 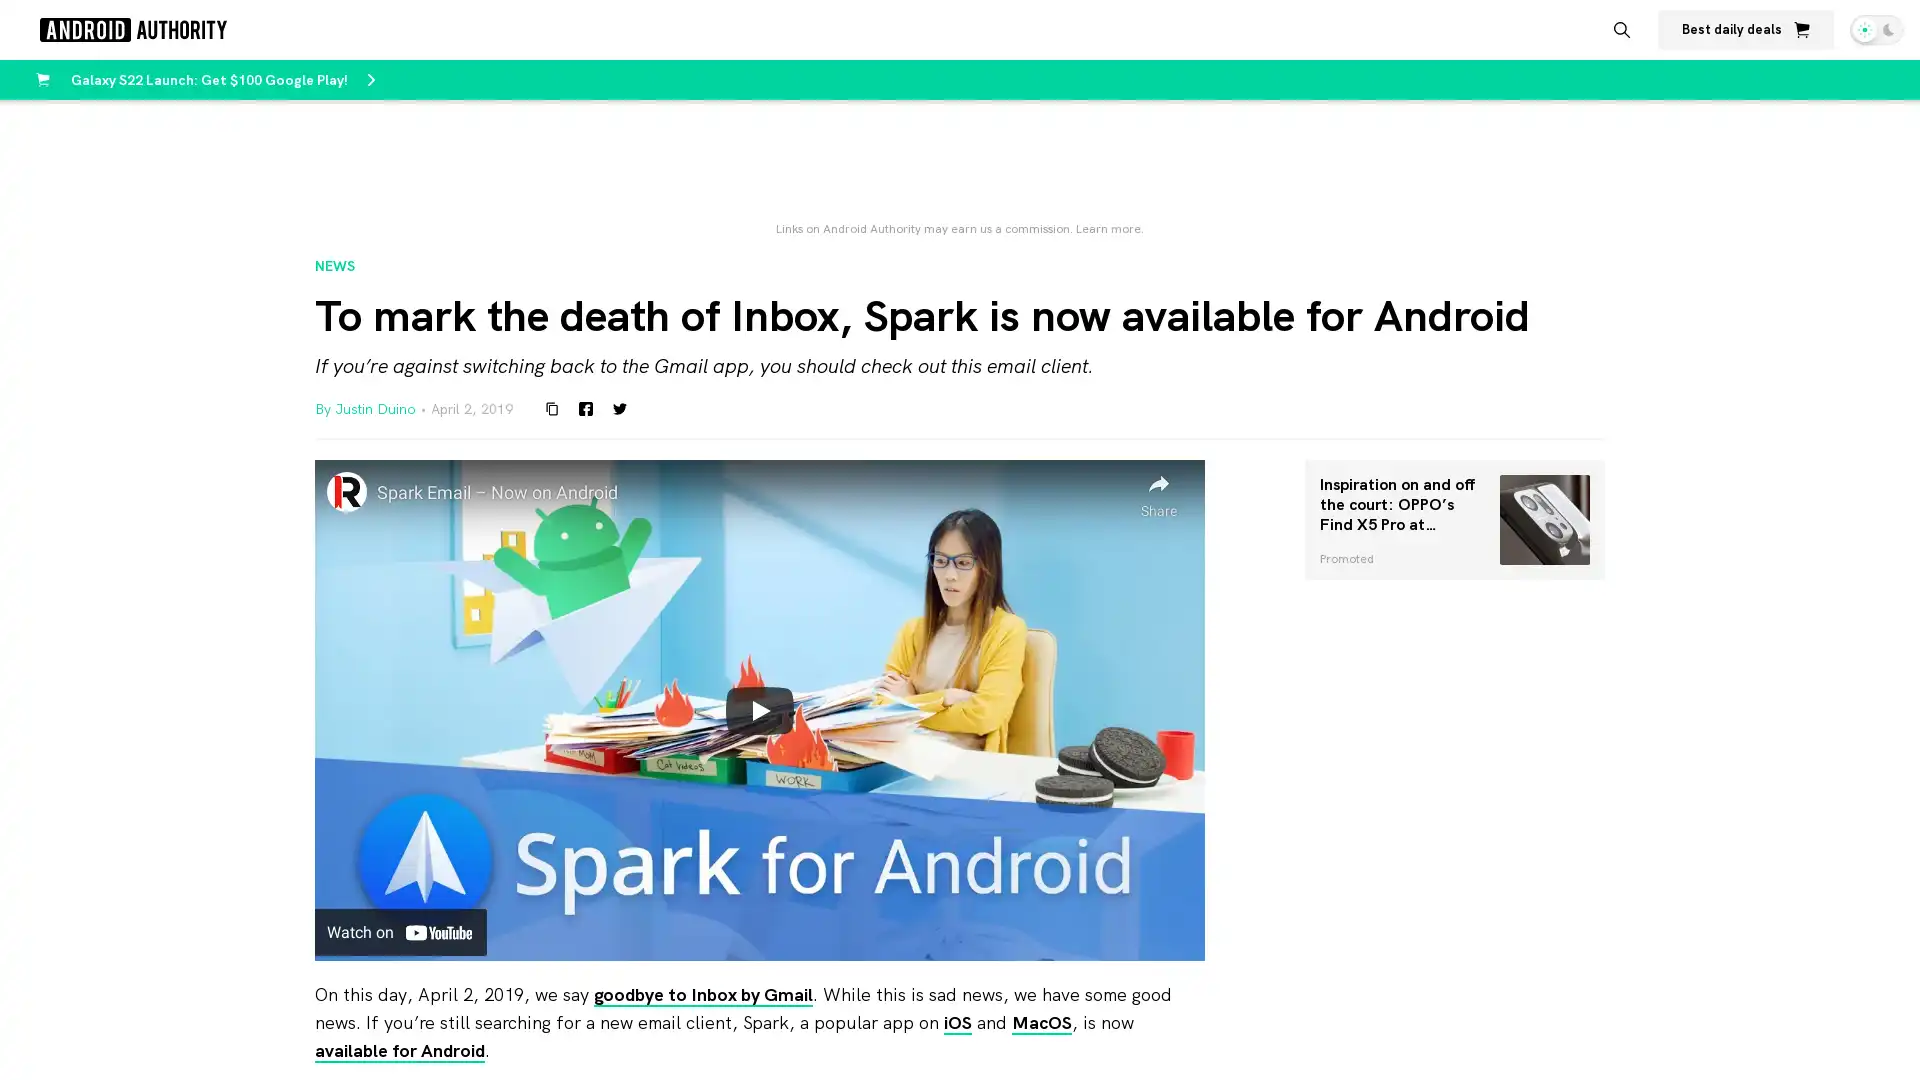 What do you see at coordinates (1622, 29) in the screenshot?
I see `Search` at bounding box center [1622, 29].